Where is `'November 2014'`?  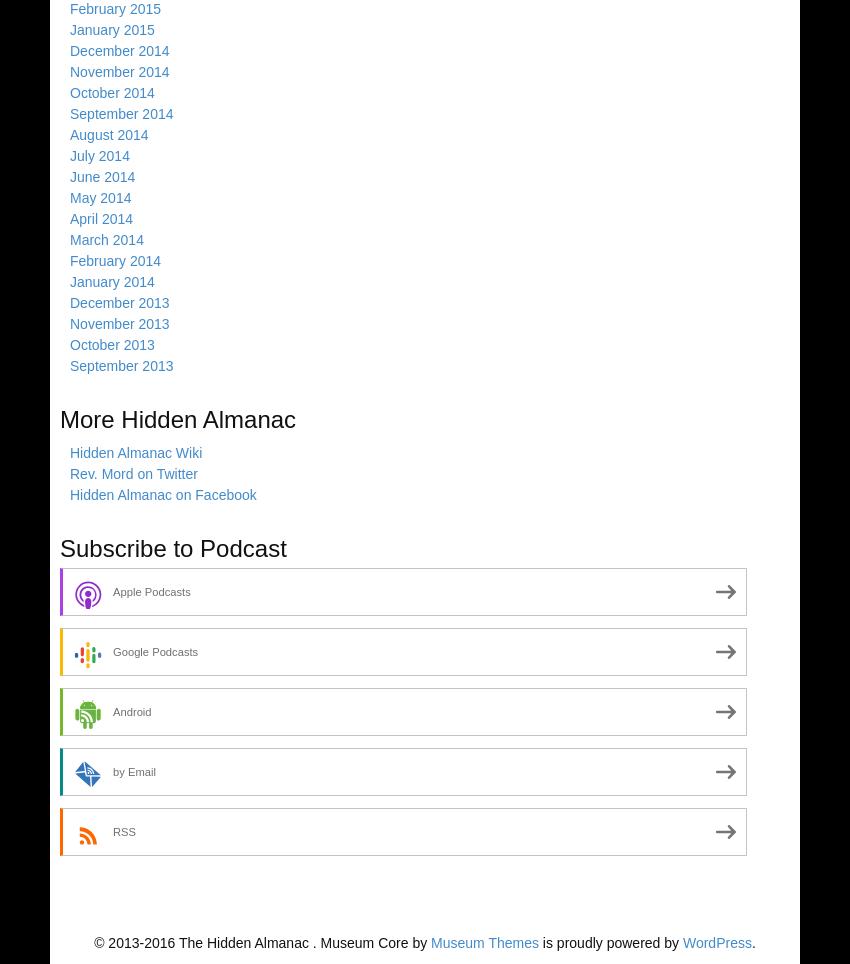 'November 2014' is located at coordinates (118, 71).